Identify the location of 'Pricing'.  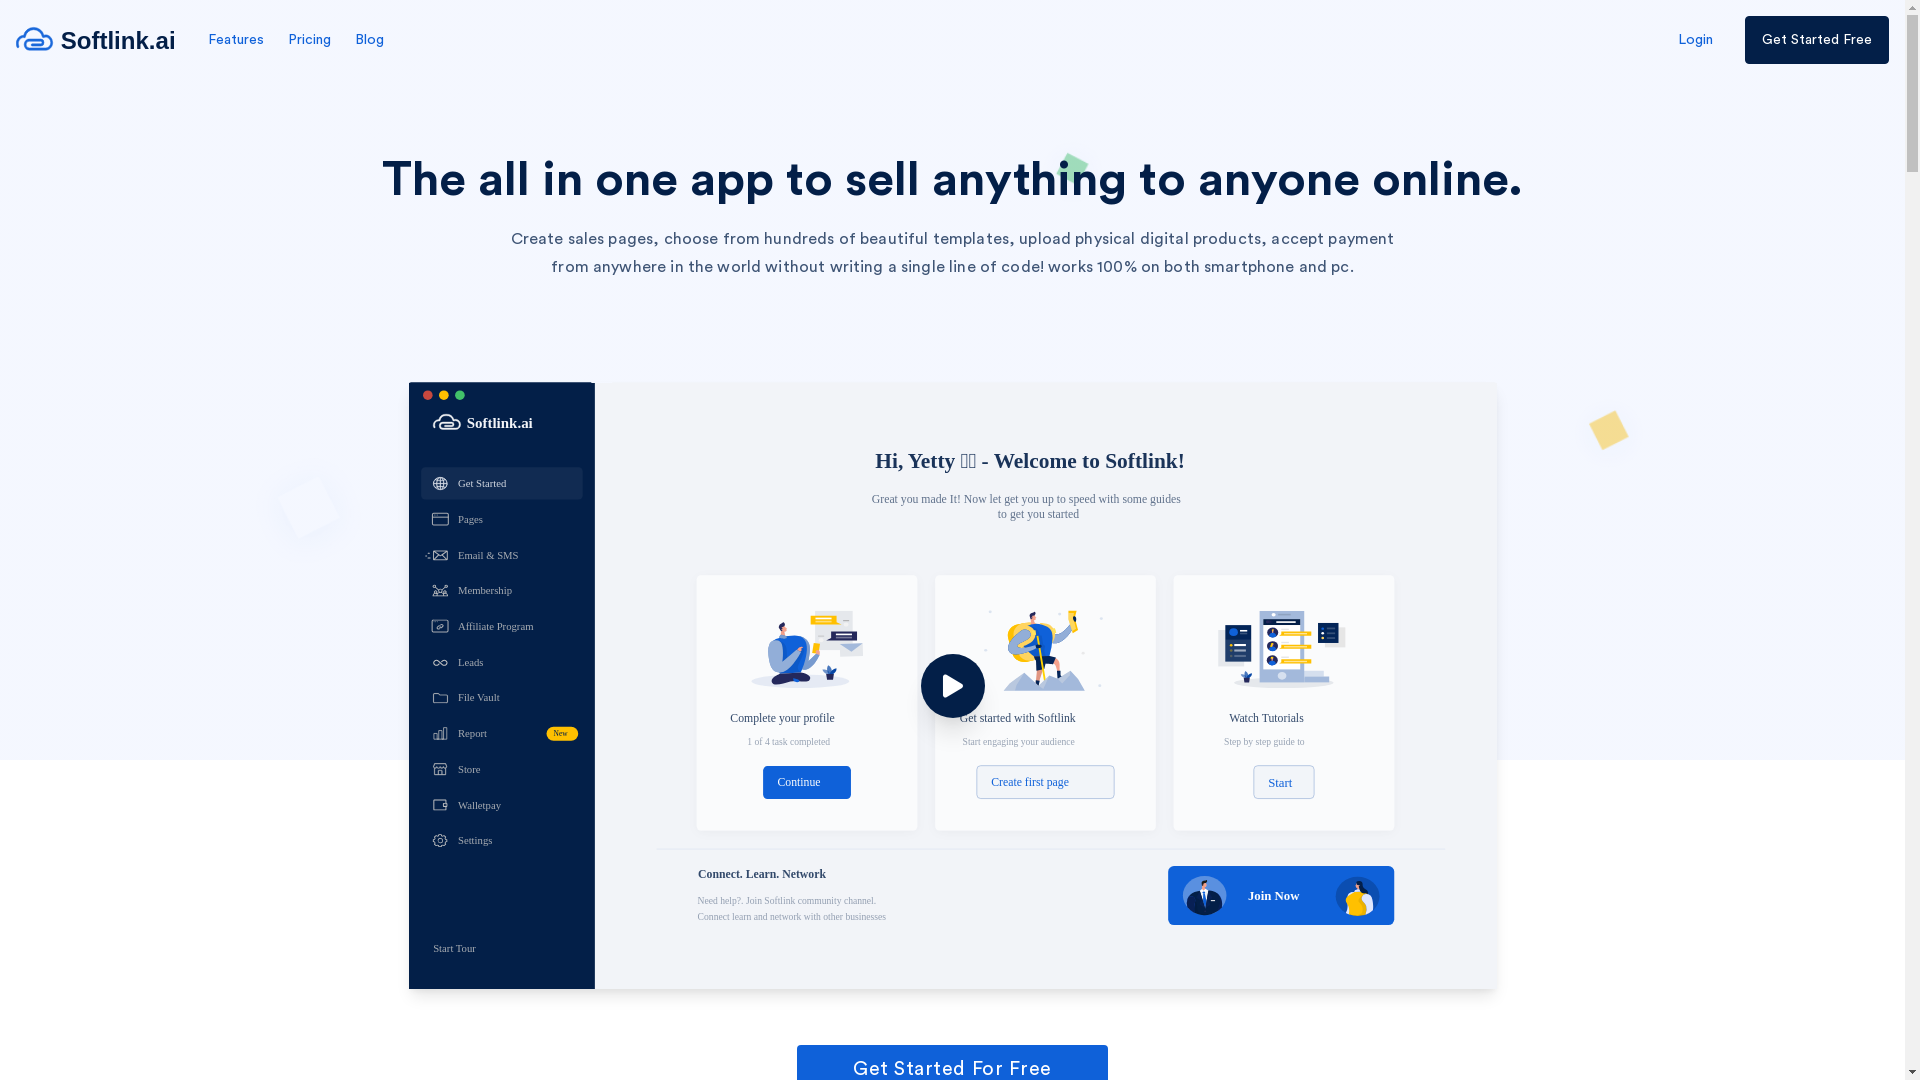
(308, 39).